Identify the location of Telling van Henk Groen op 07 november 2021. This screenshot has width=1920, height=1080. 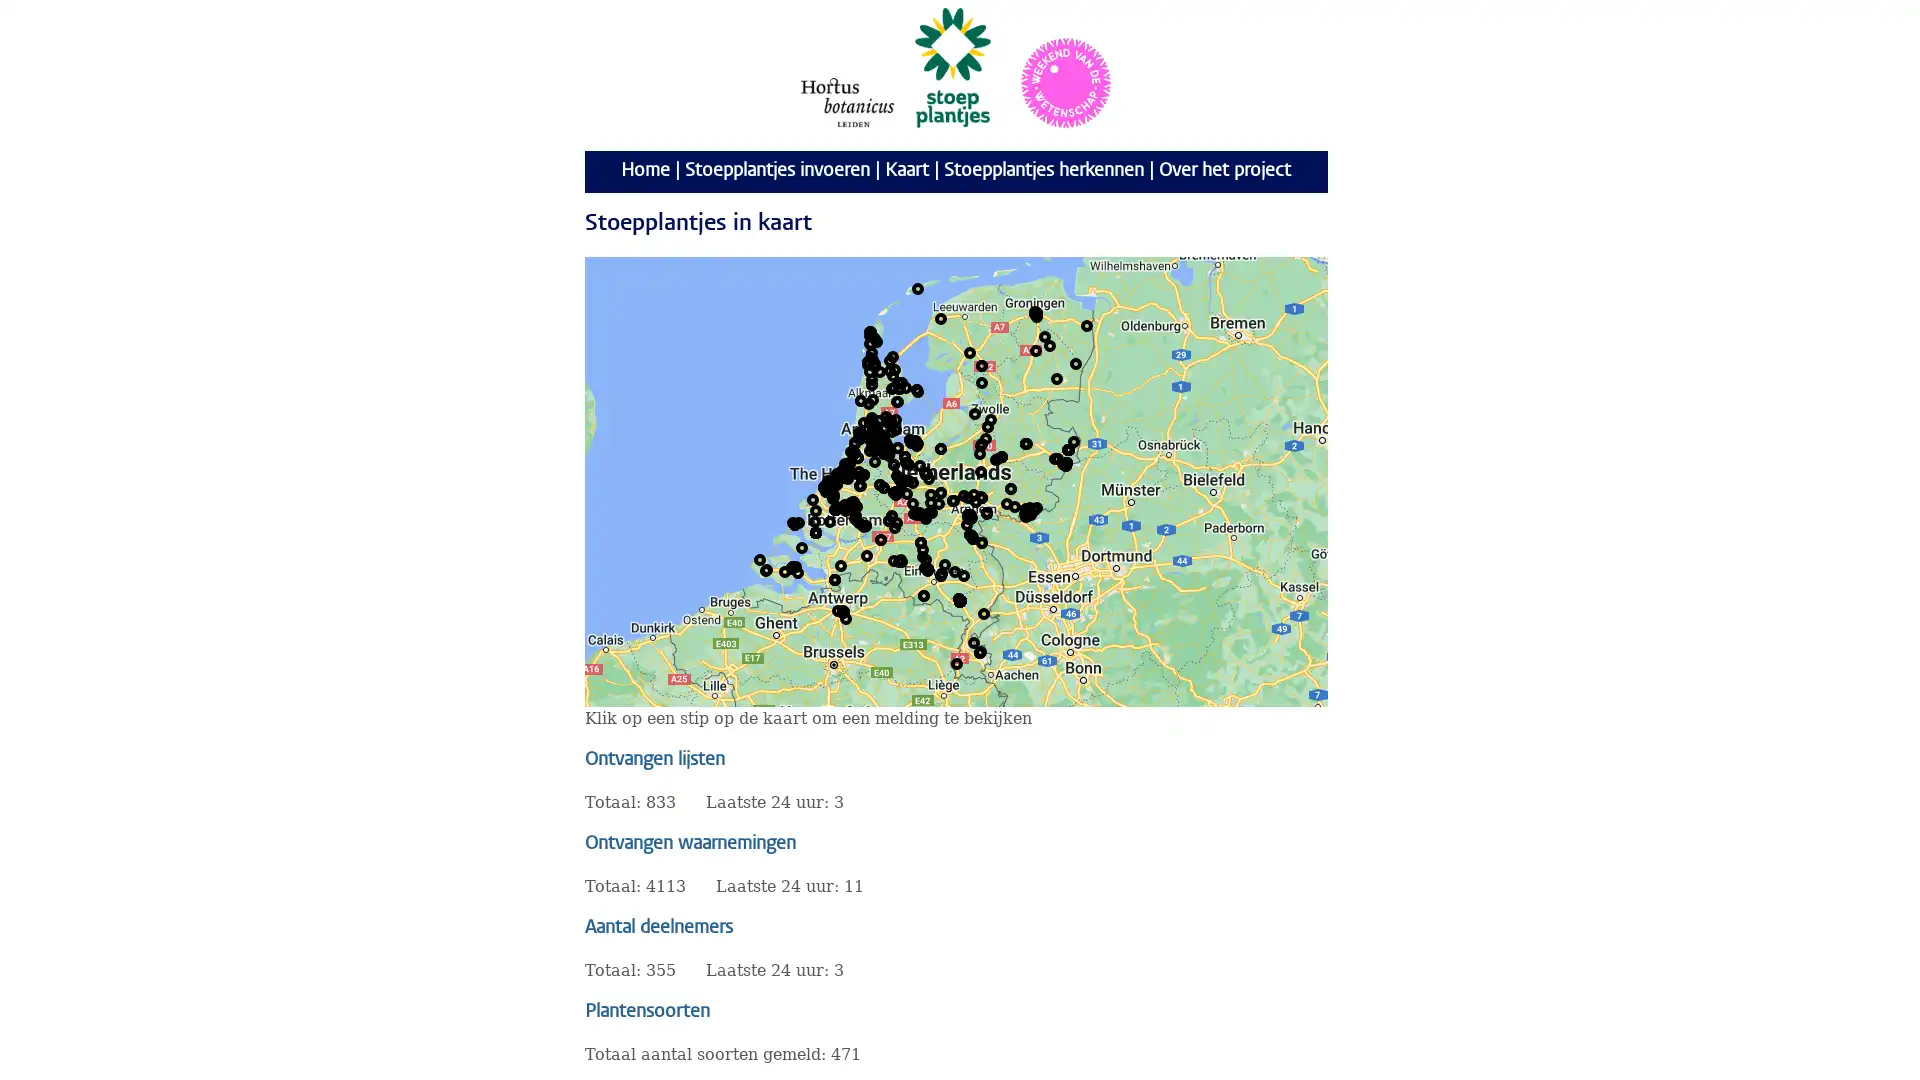
(996, 459).